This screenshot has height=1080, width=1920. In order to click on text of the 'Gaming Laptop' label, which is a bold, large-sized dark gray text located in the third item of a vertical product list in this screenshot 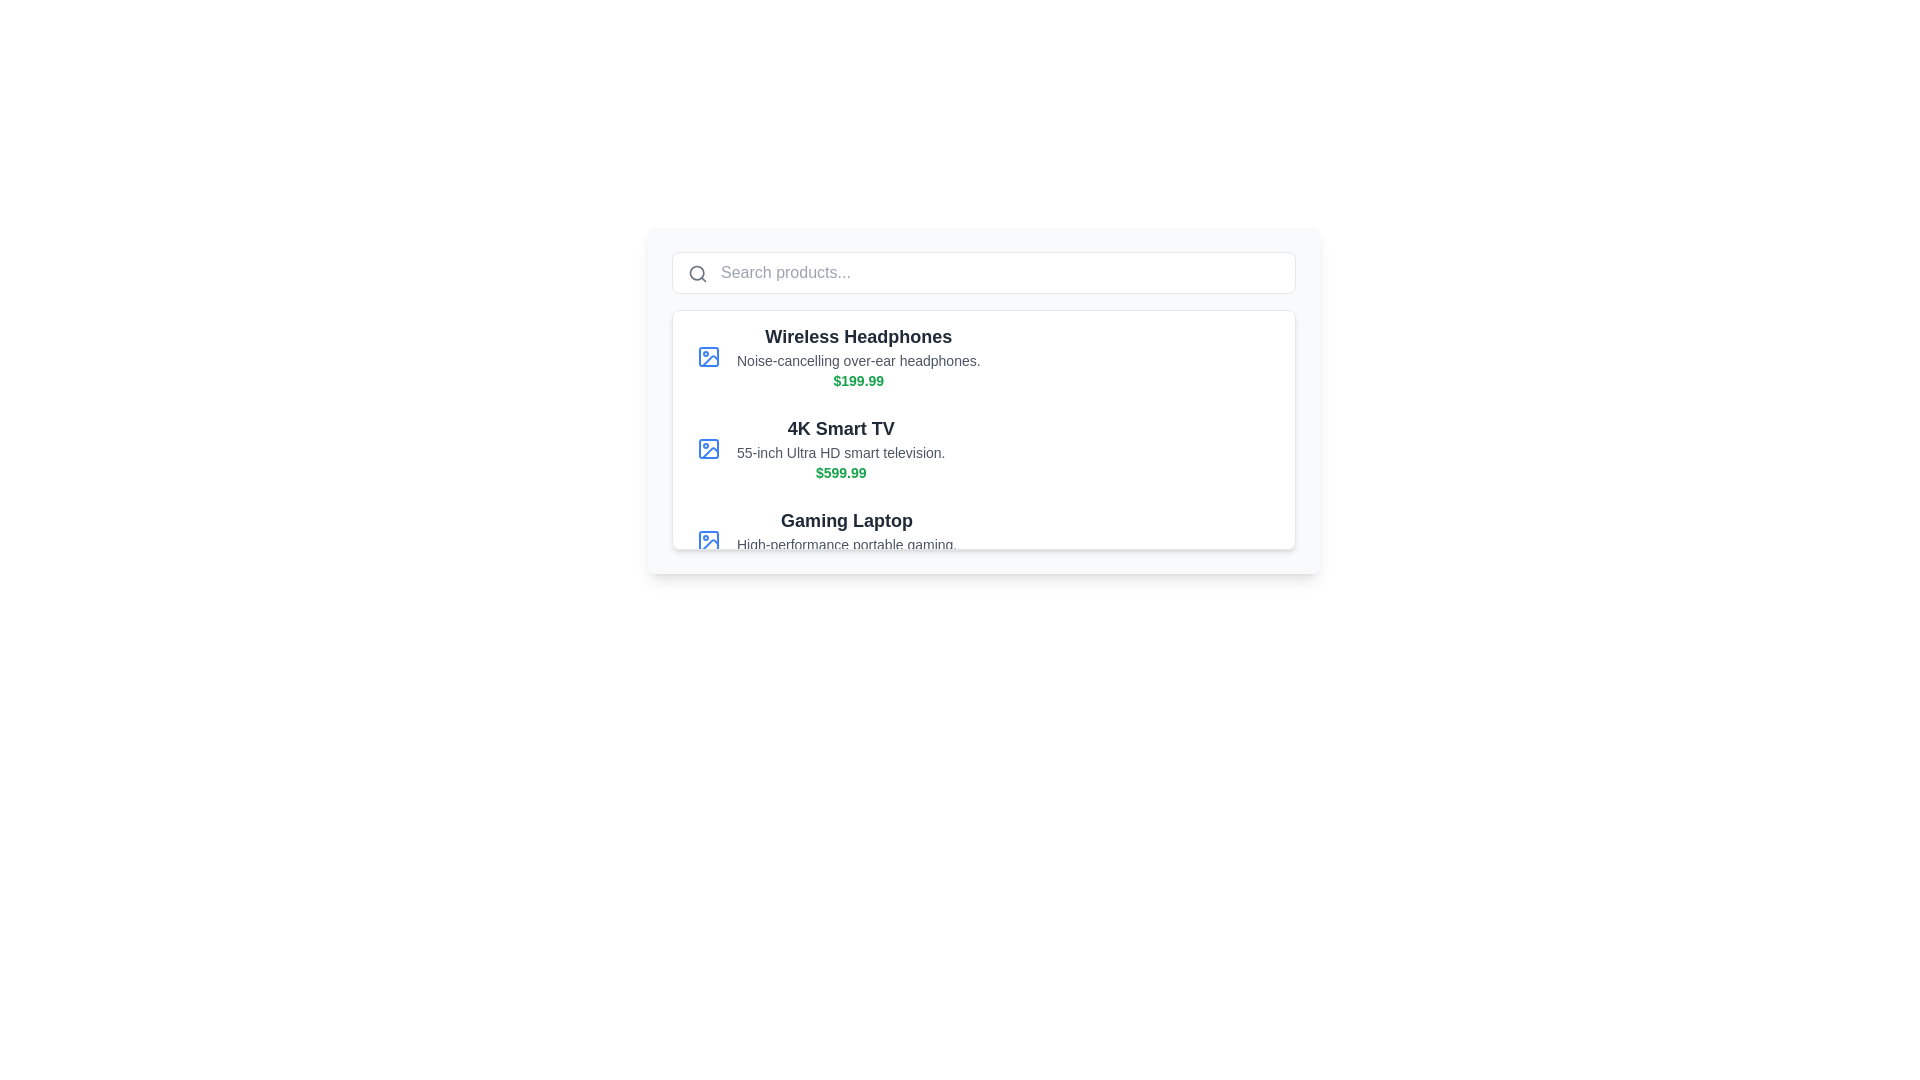, I will do `click(847, 519)`.